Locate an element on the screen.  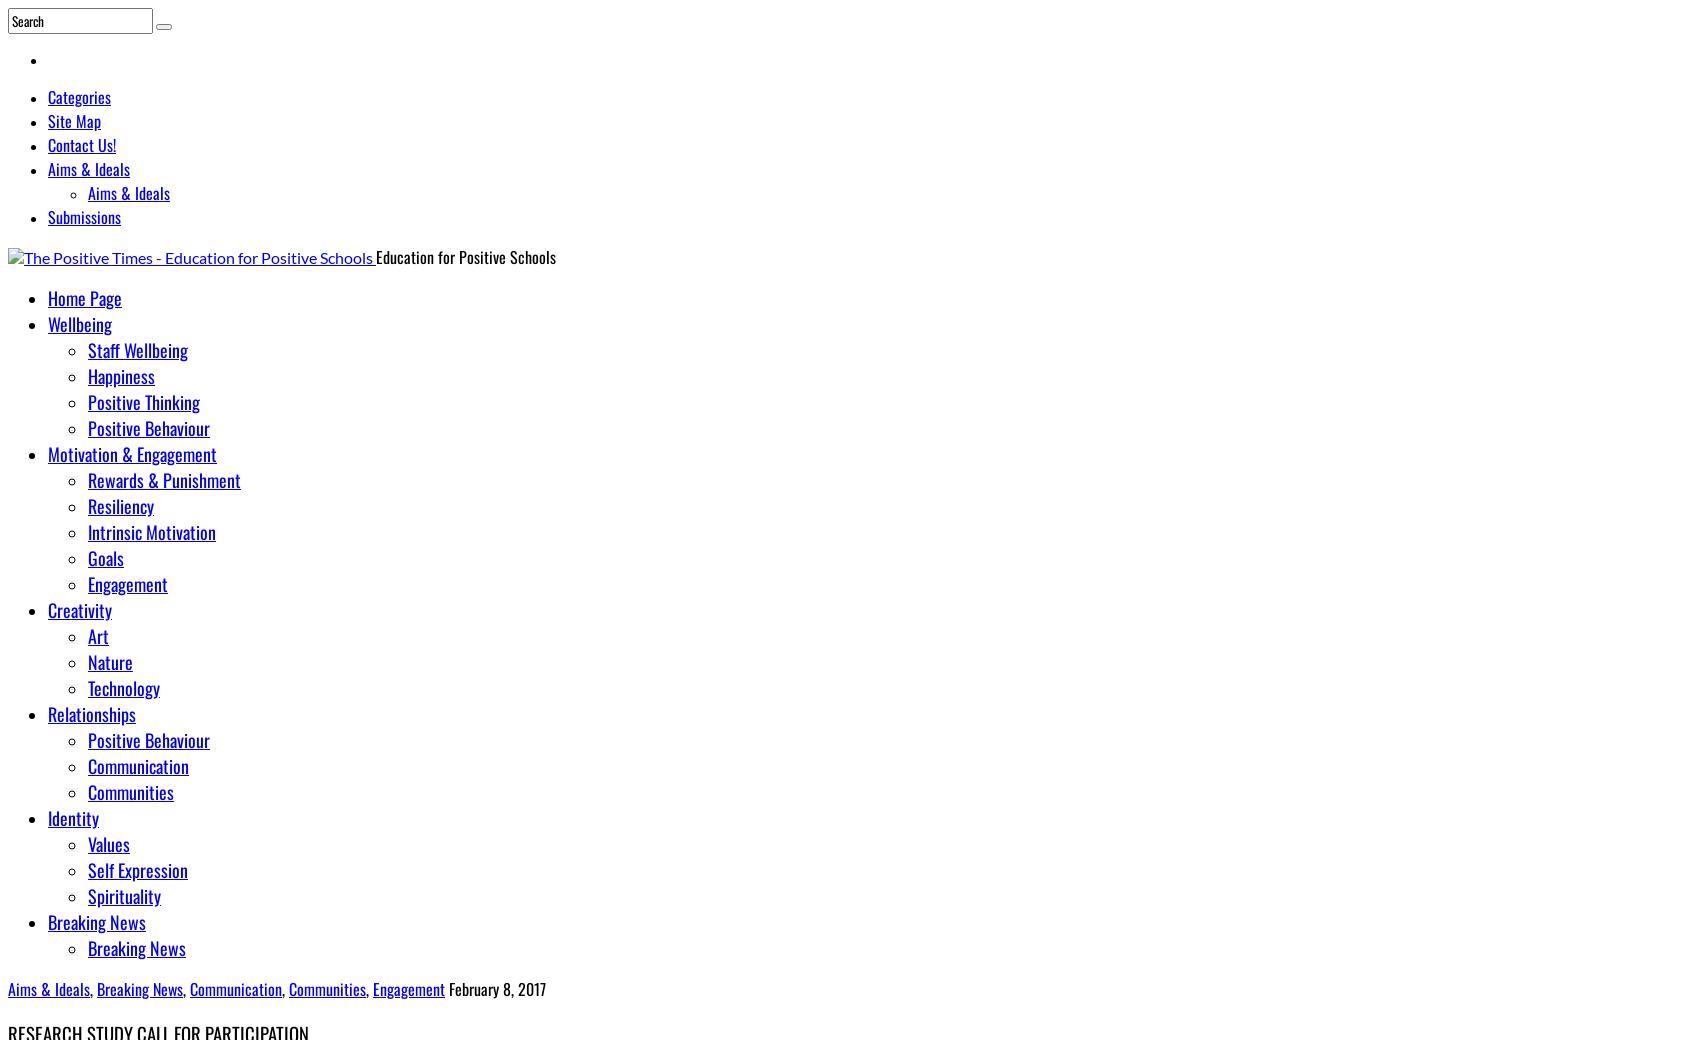
'Identity' is located at coordinates (73, 816).